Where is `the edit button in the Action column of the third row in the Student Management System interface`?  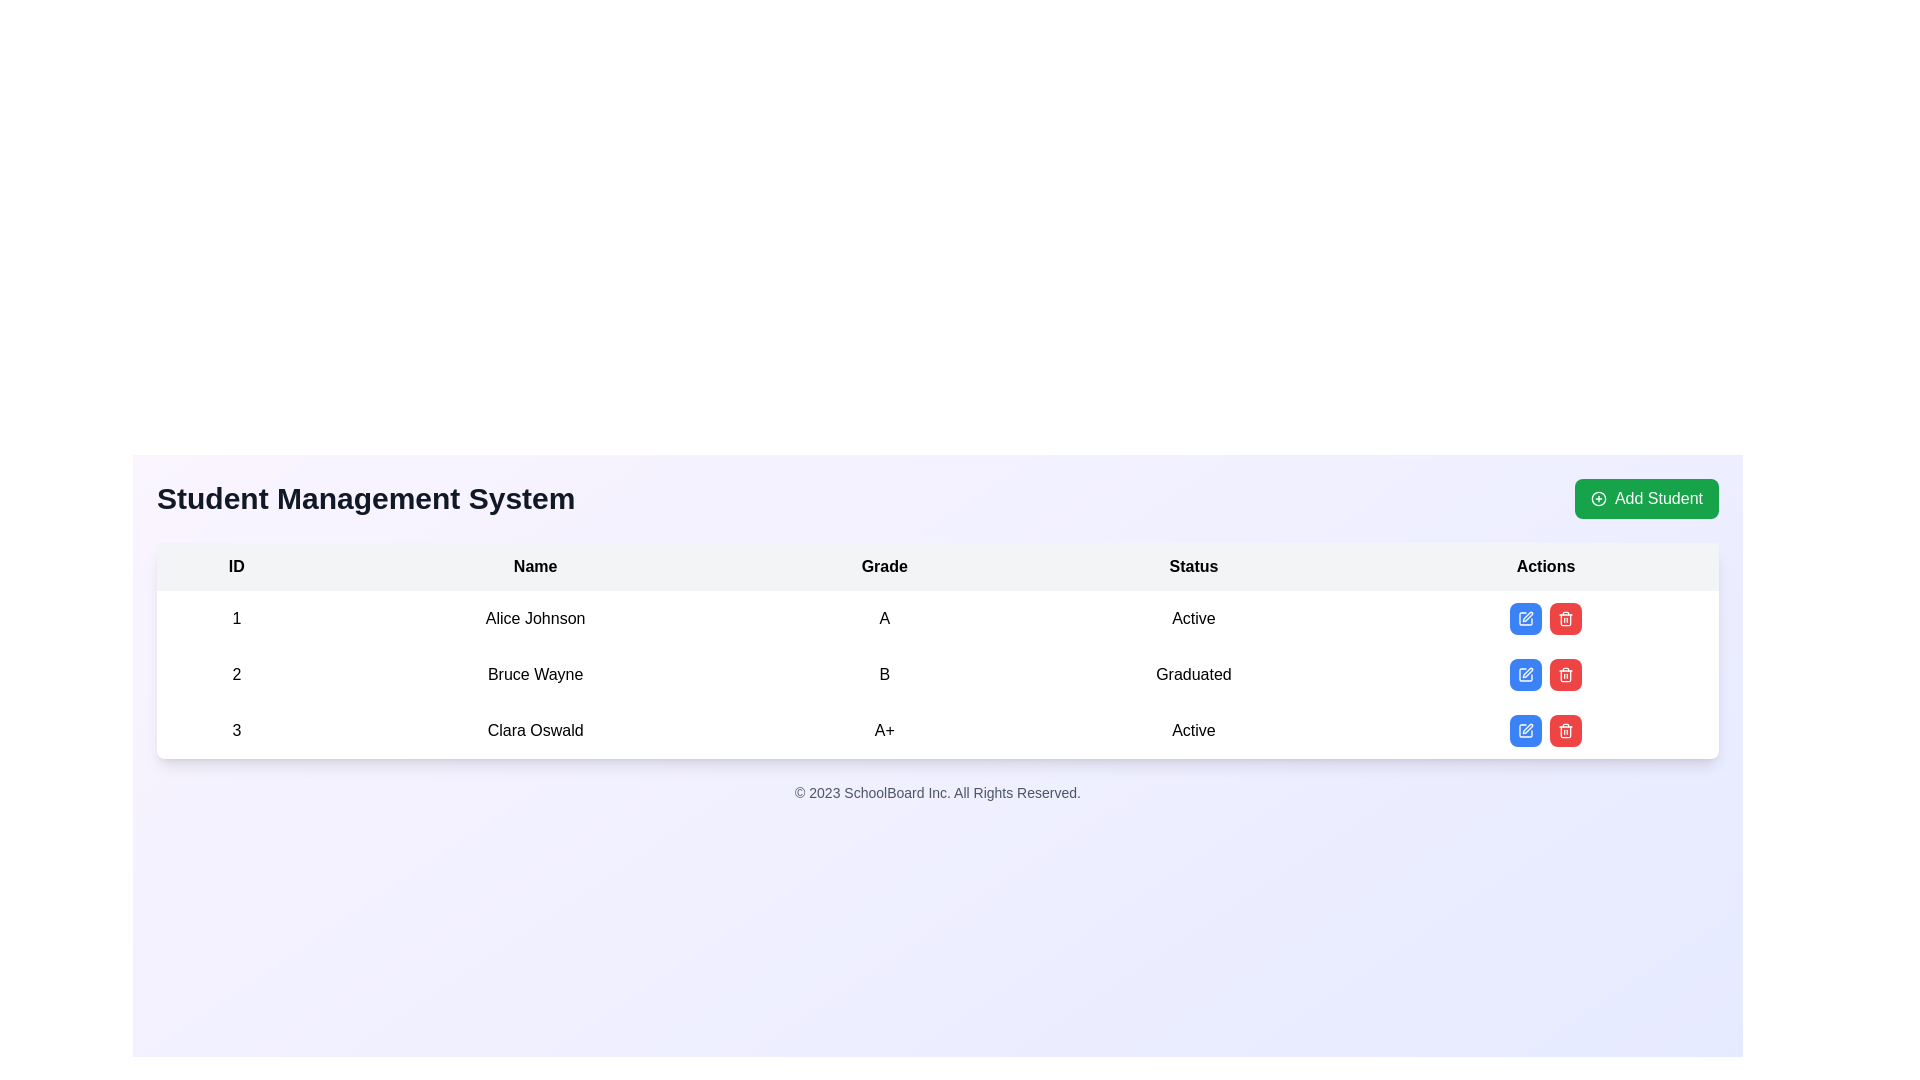
the edit button in the Action column of the third row in the Student Management System interface is located at coordinates (1525, 731).